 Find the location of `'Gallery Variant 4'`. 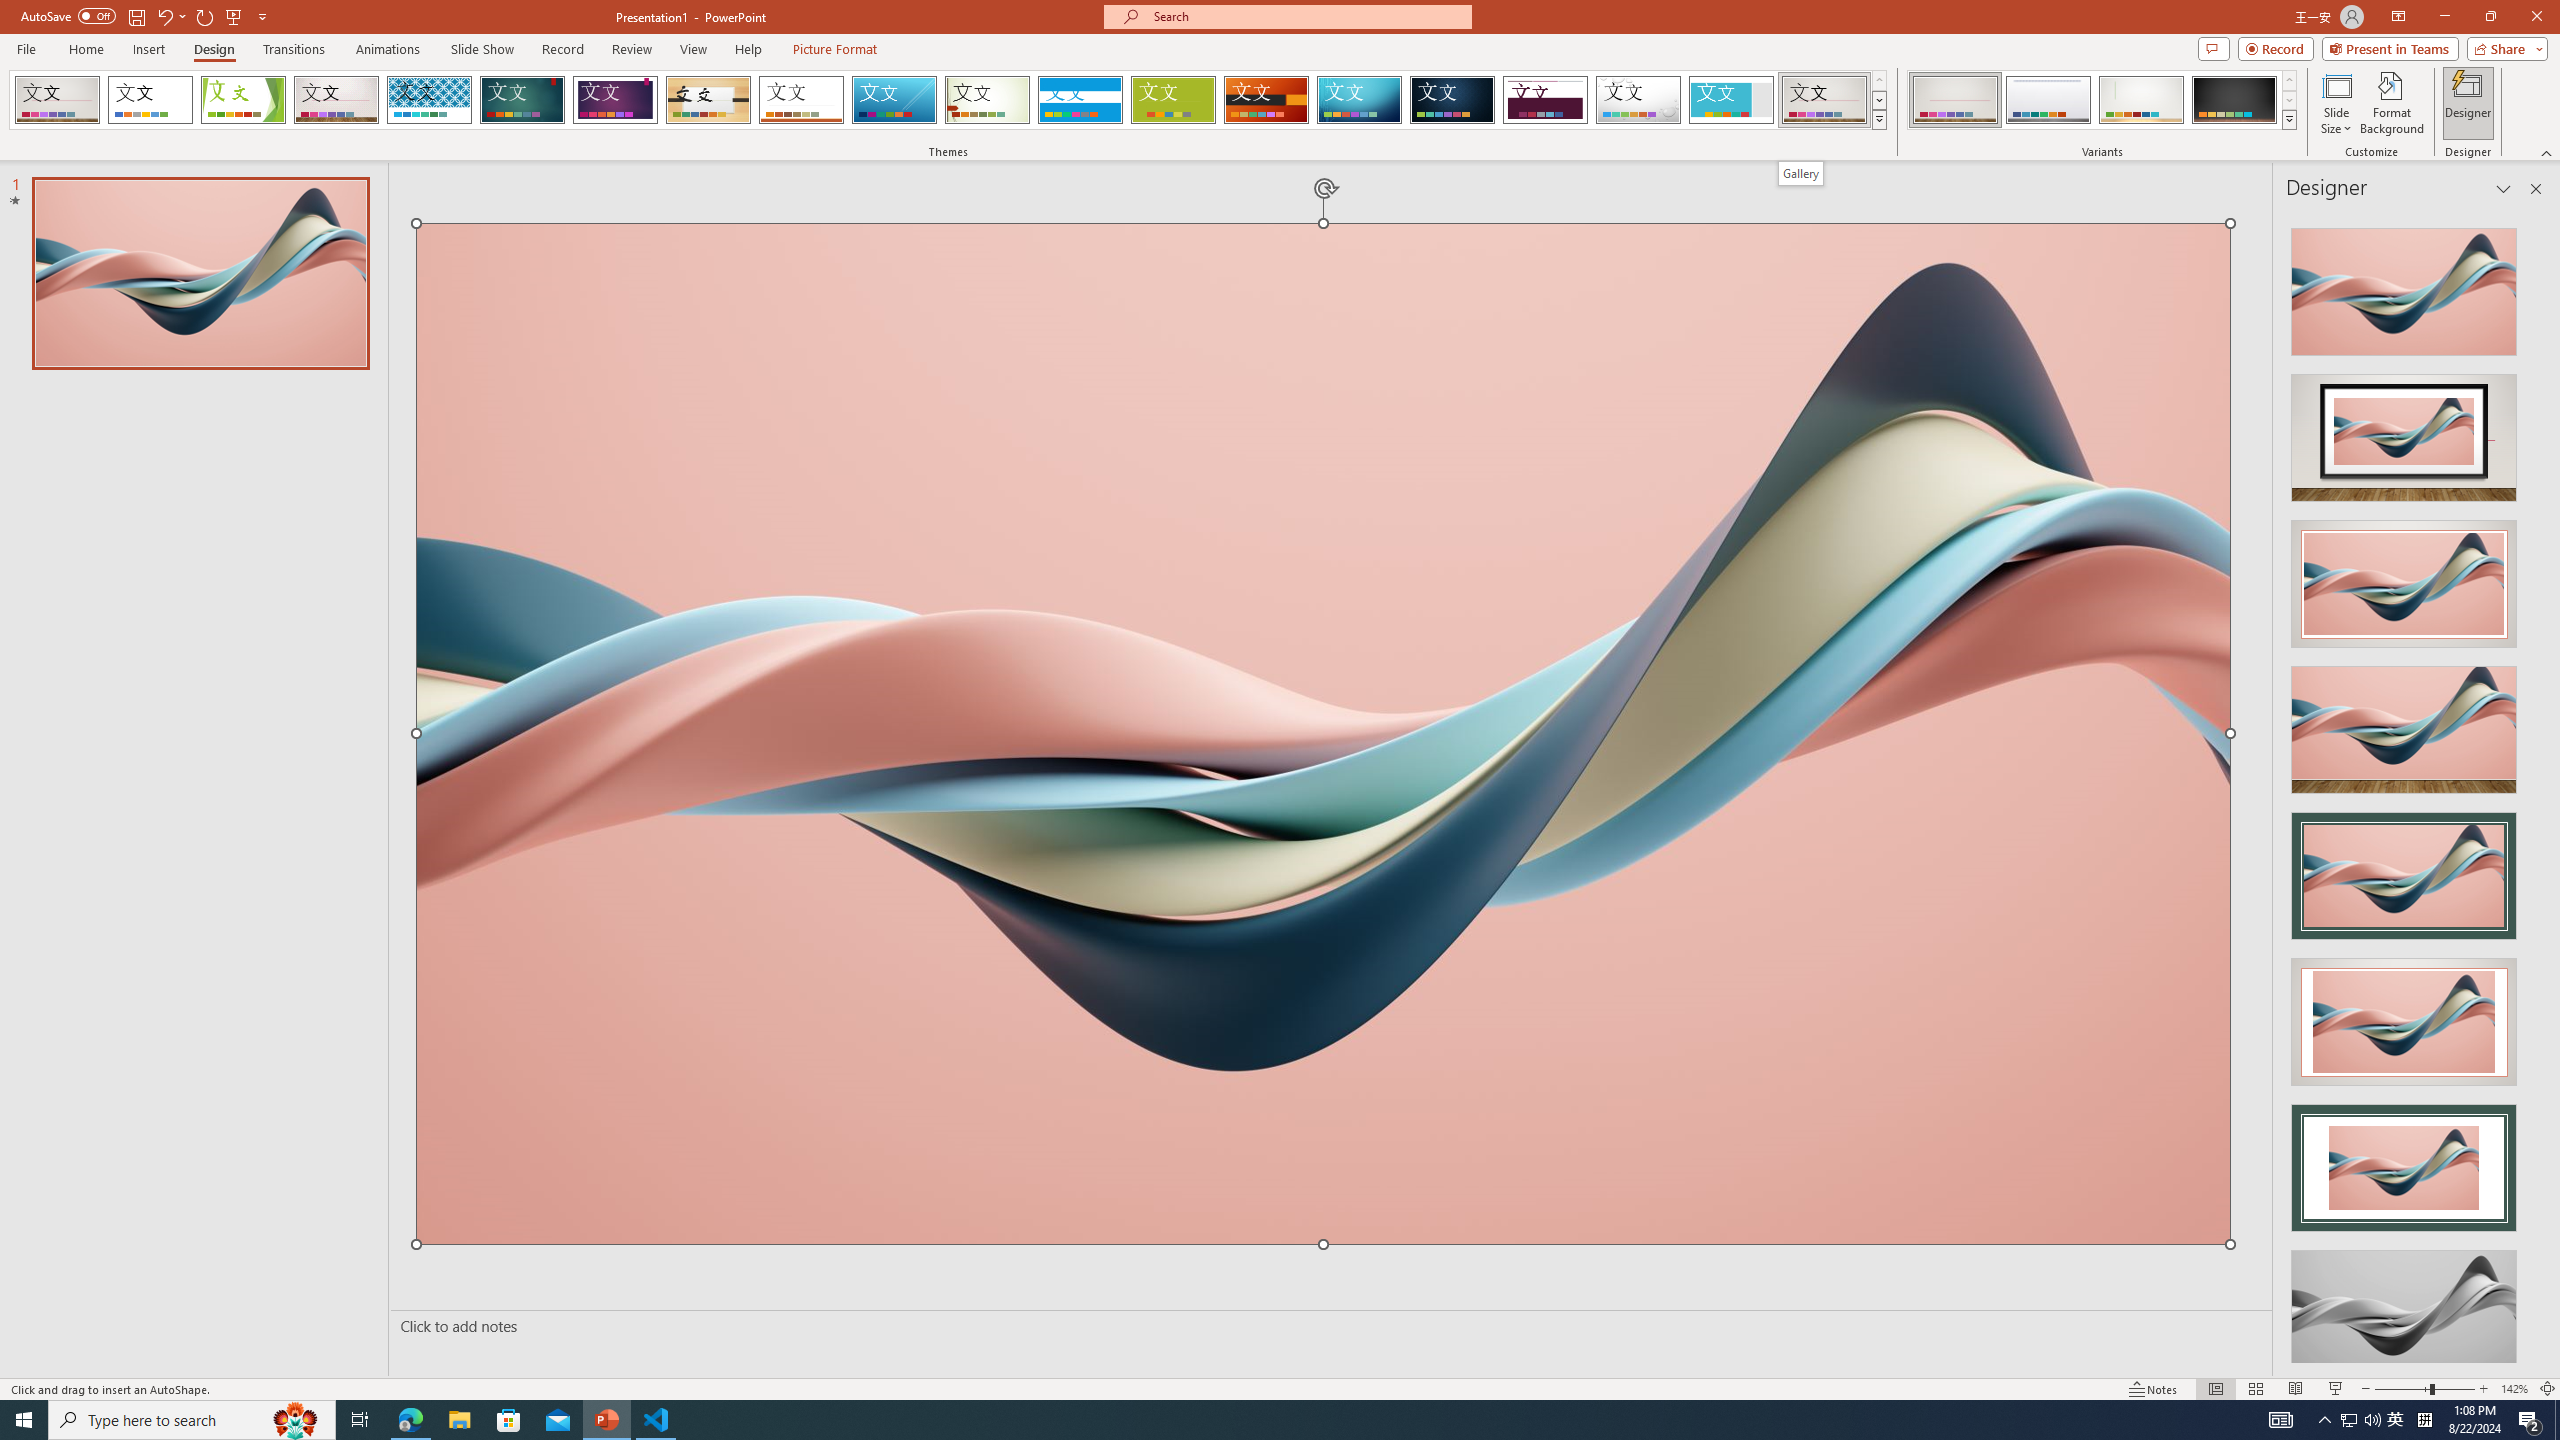

'Gallery Variant 4' is located at coordinates (2233, 99).